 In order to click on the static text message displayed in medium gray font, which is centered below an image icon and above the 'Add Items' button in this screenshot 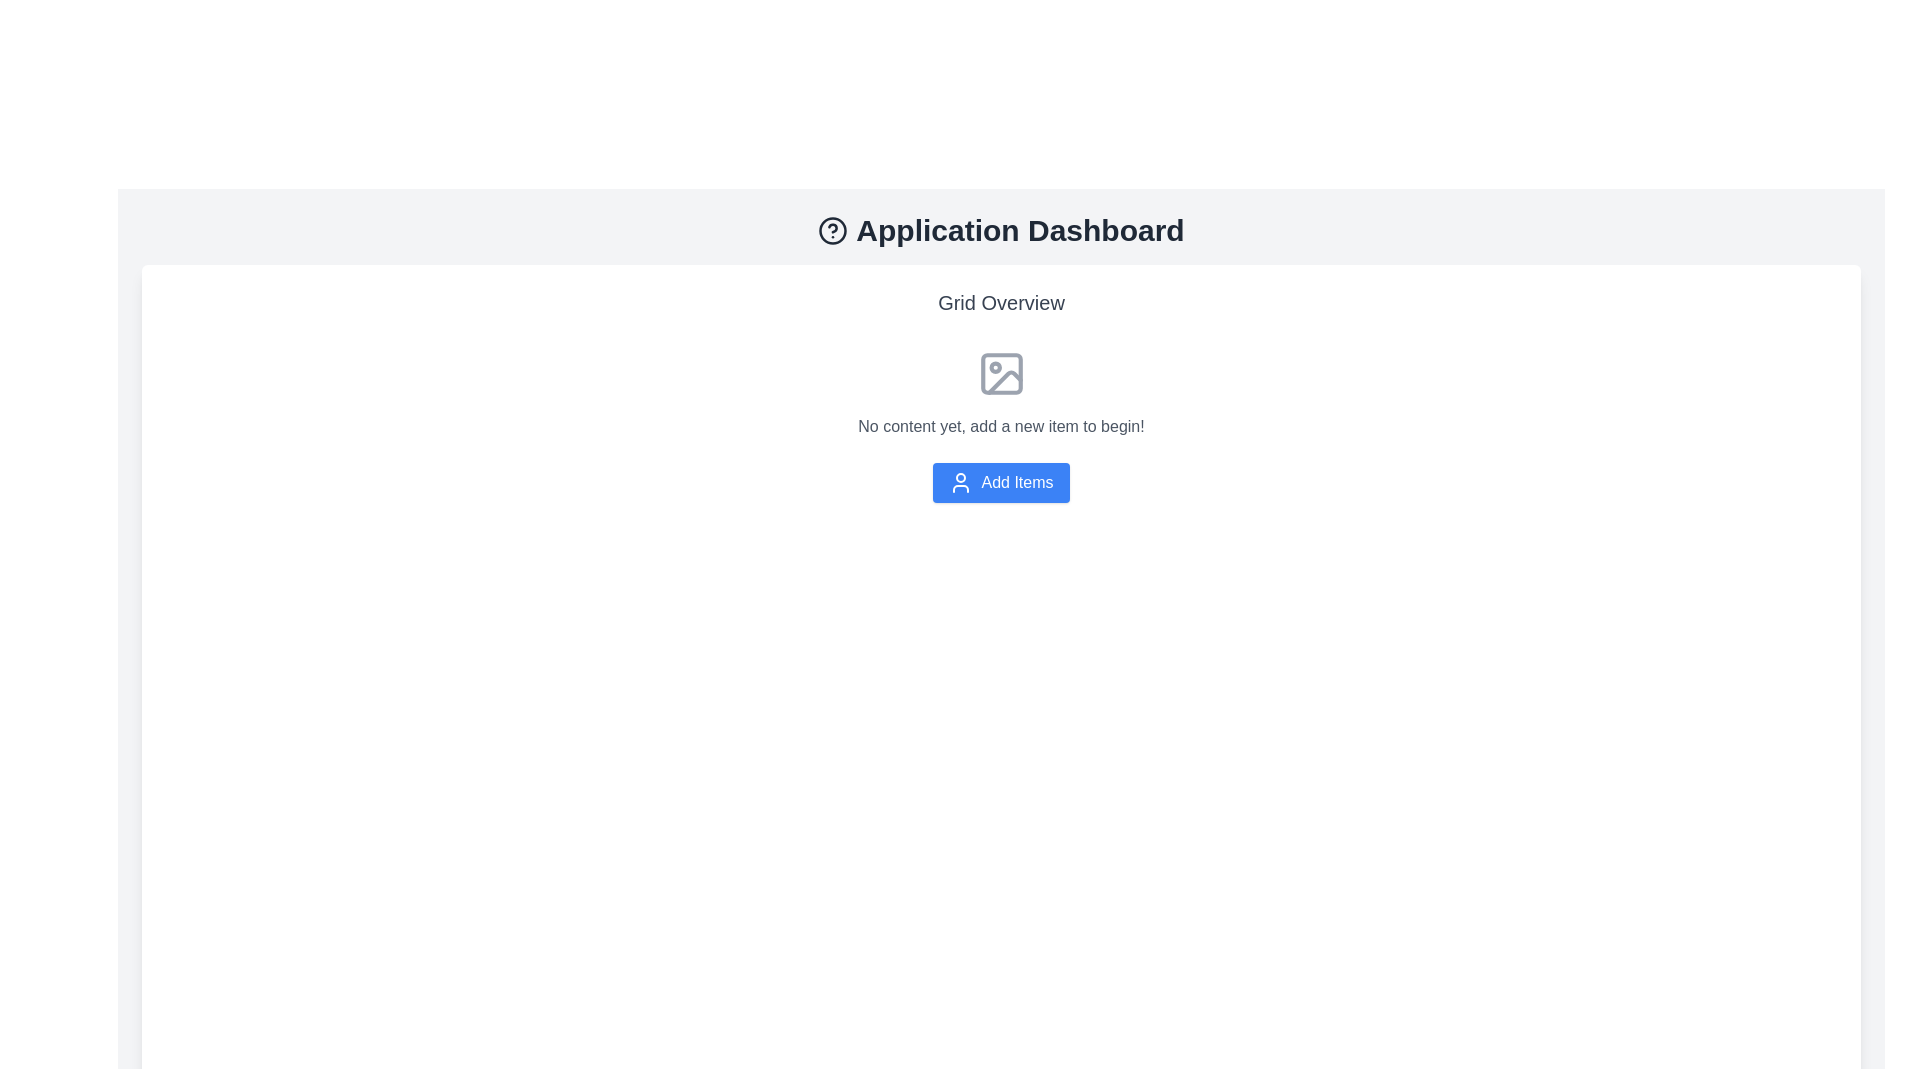, I will do `click(1001, 426)`.